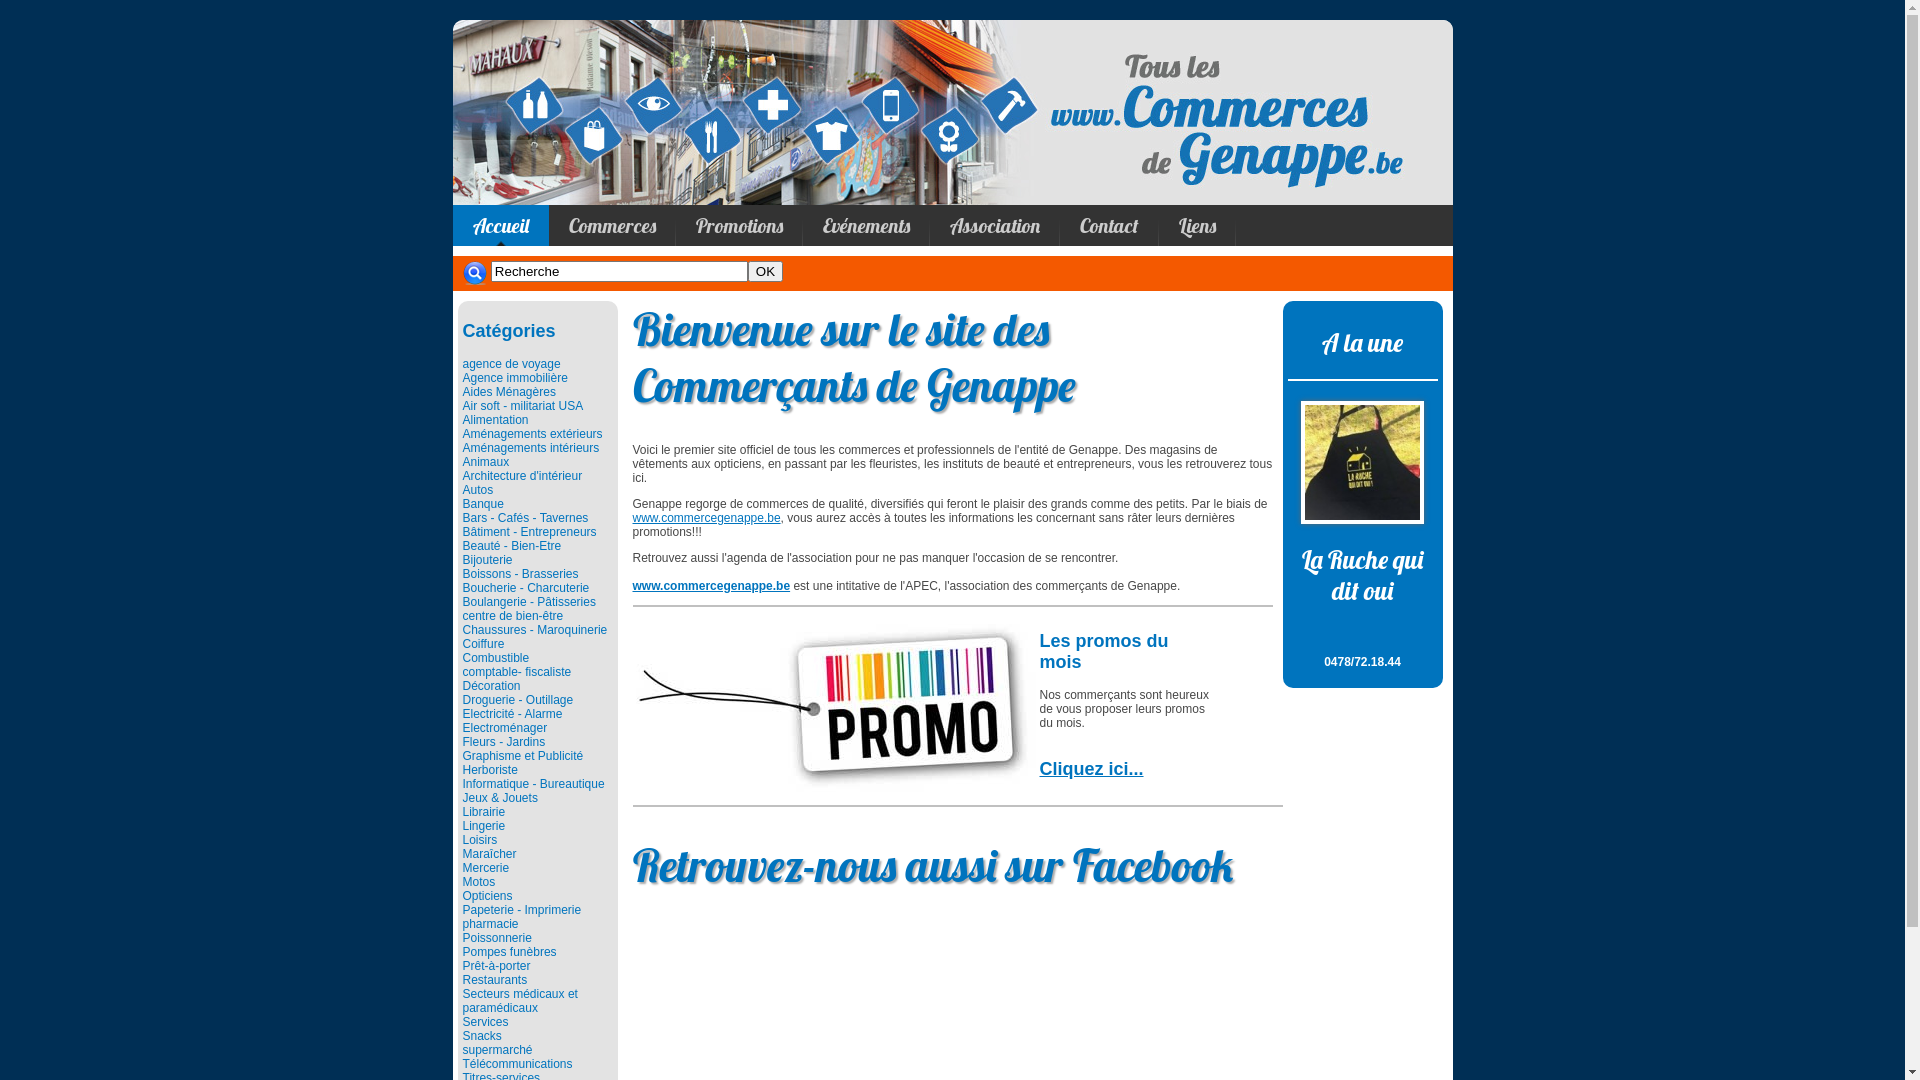  What do you see at coordinates (1362, 596) in the screenshot?
I see `'La Ruche qui dit oui` at bounding box center [1362, 596].